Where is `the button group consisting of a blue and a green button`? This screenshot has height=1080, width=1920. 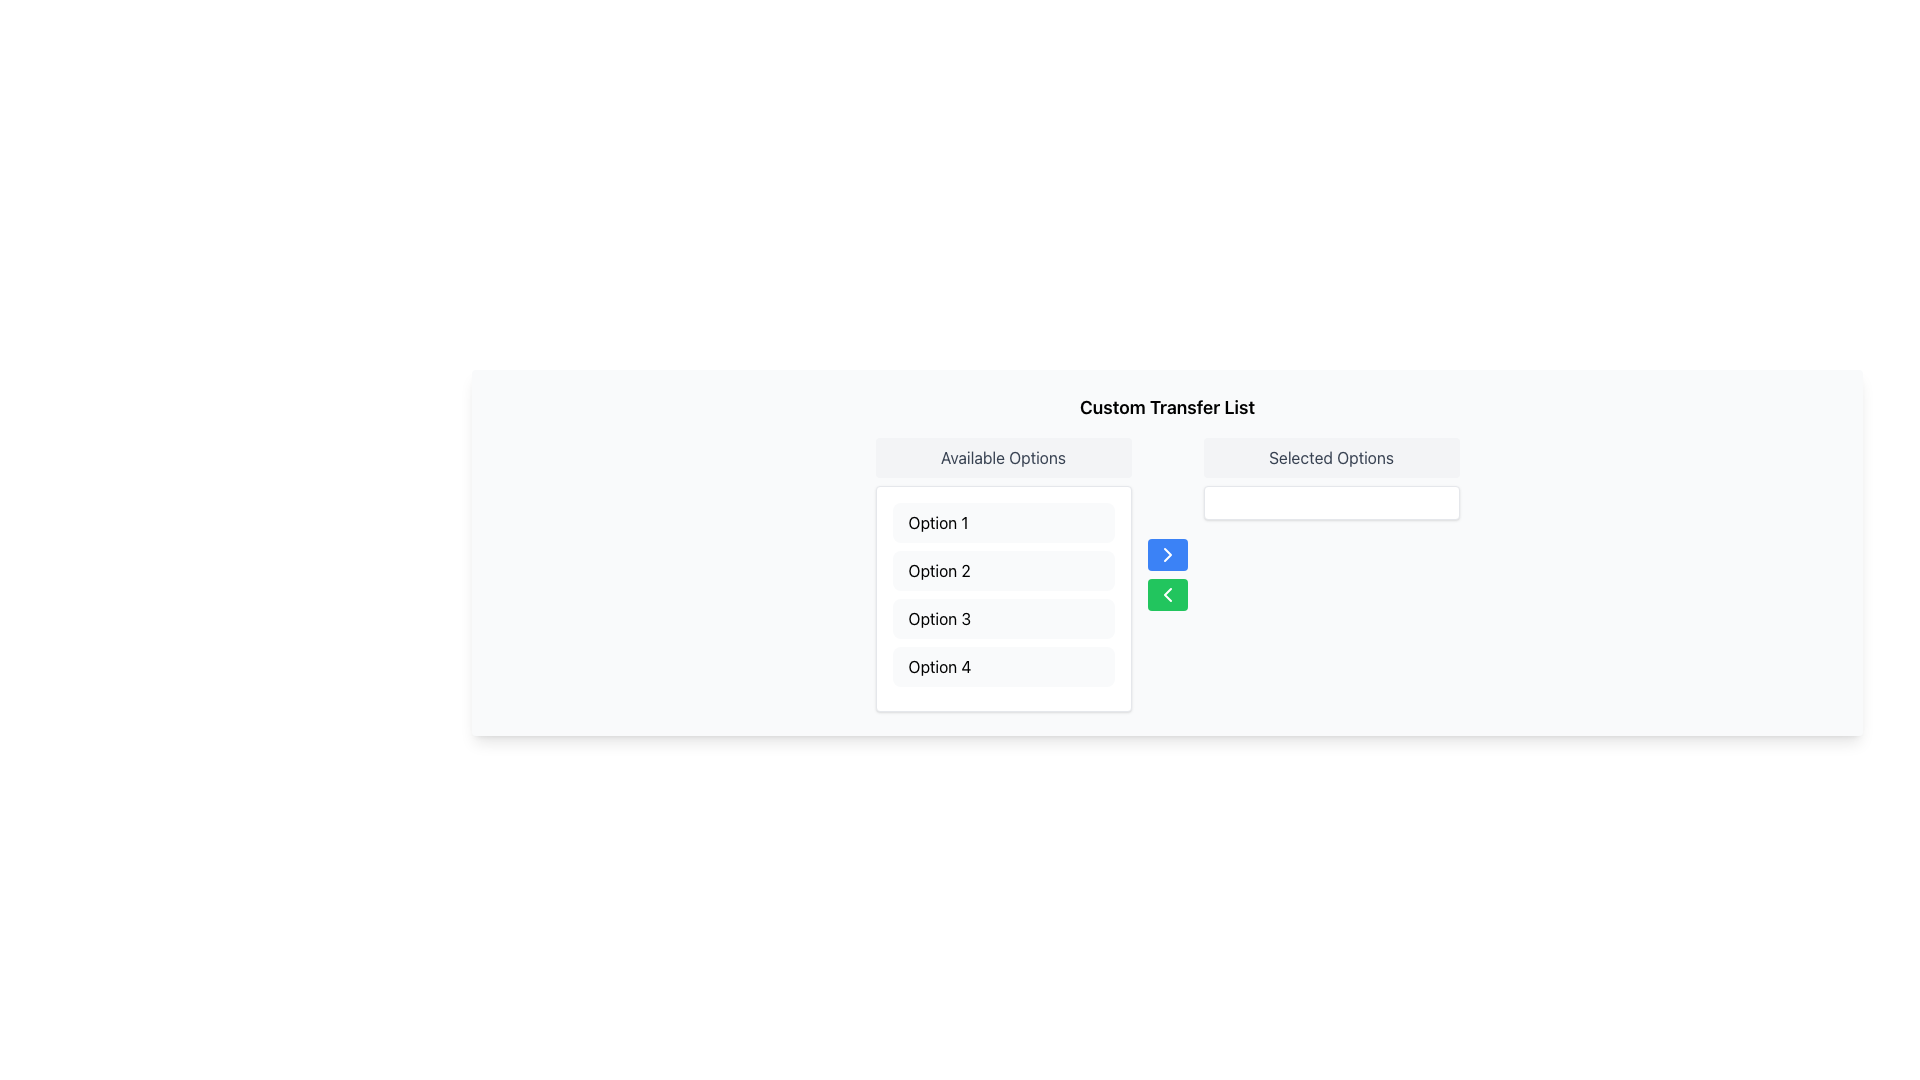
the button group consisting of a blue and a green button is located at coordinates (1167, 574).